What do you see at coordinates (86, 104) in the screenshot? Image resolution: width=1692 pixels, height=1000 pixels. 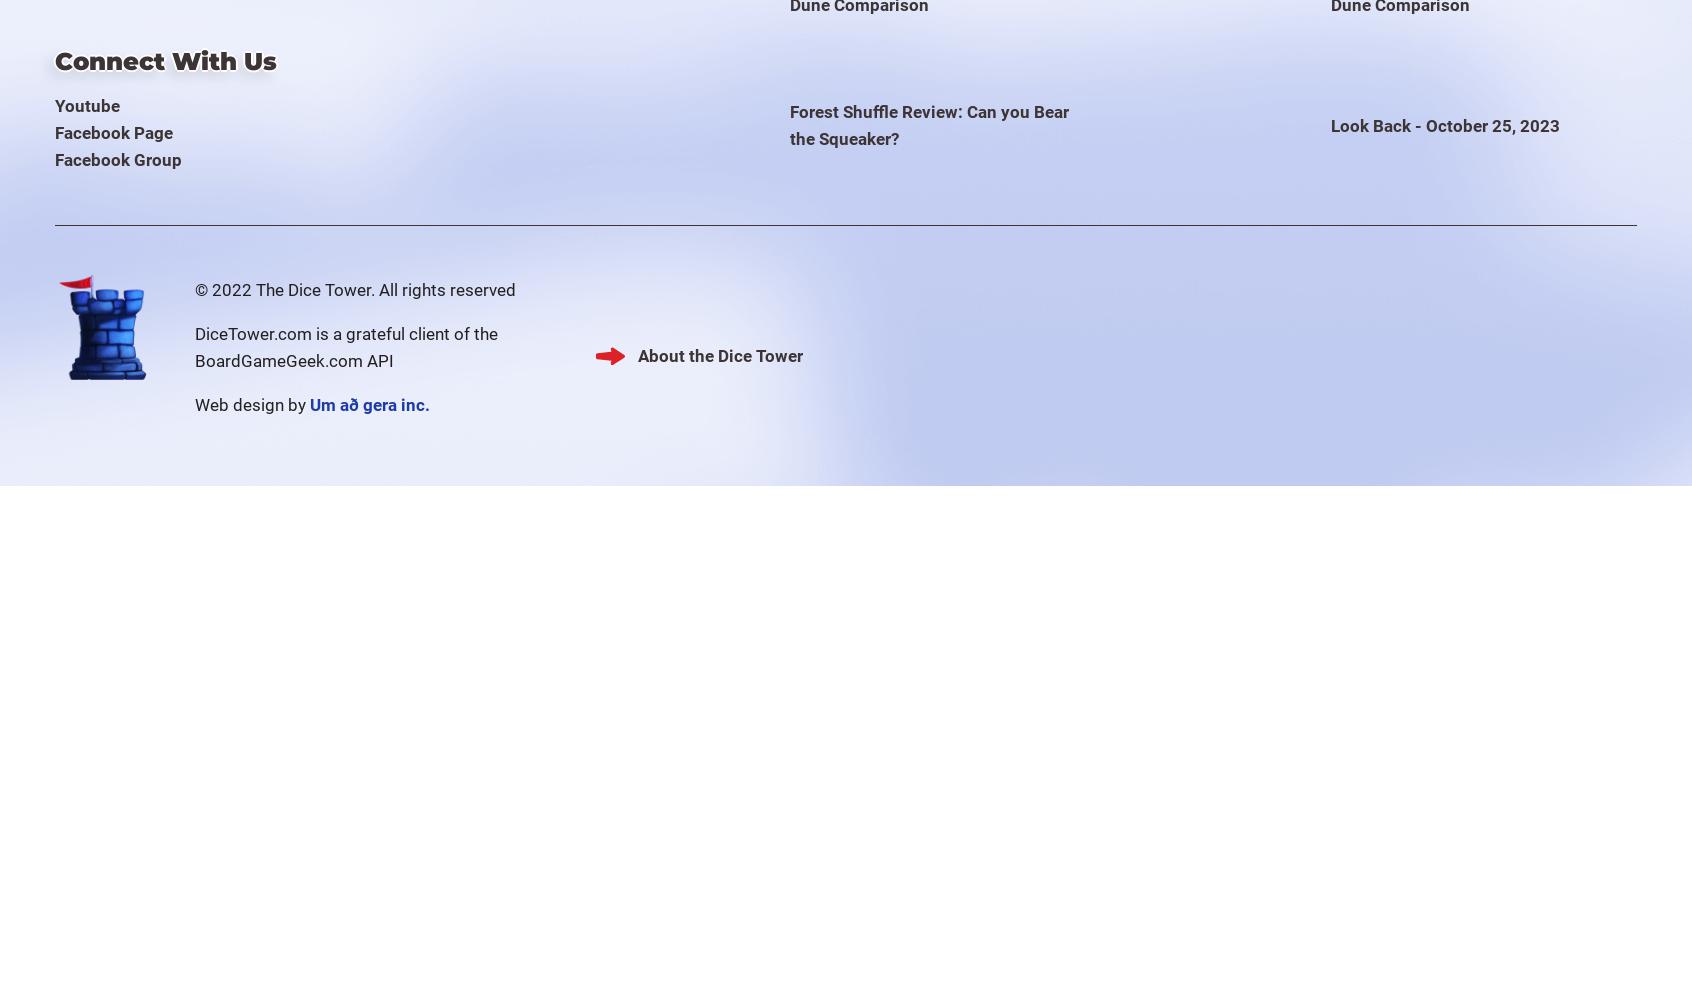 I see `'Youtube'` at bounding box center [86, 104].